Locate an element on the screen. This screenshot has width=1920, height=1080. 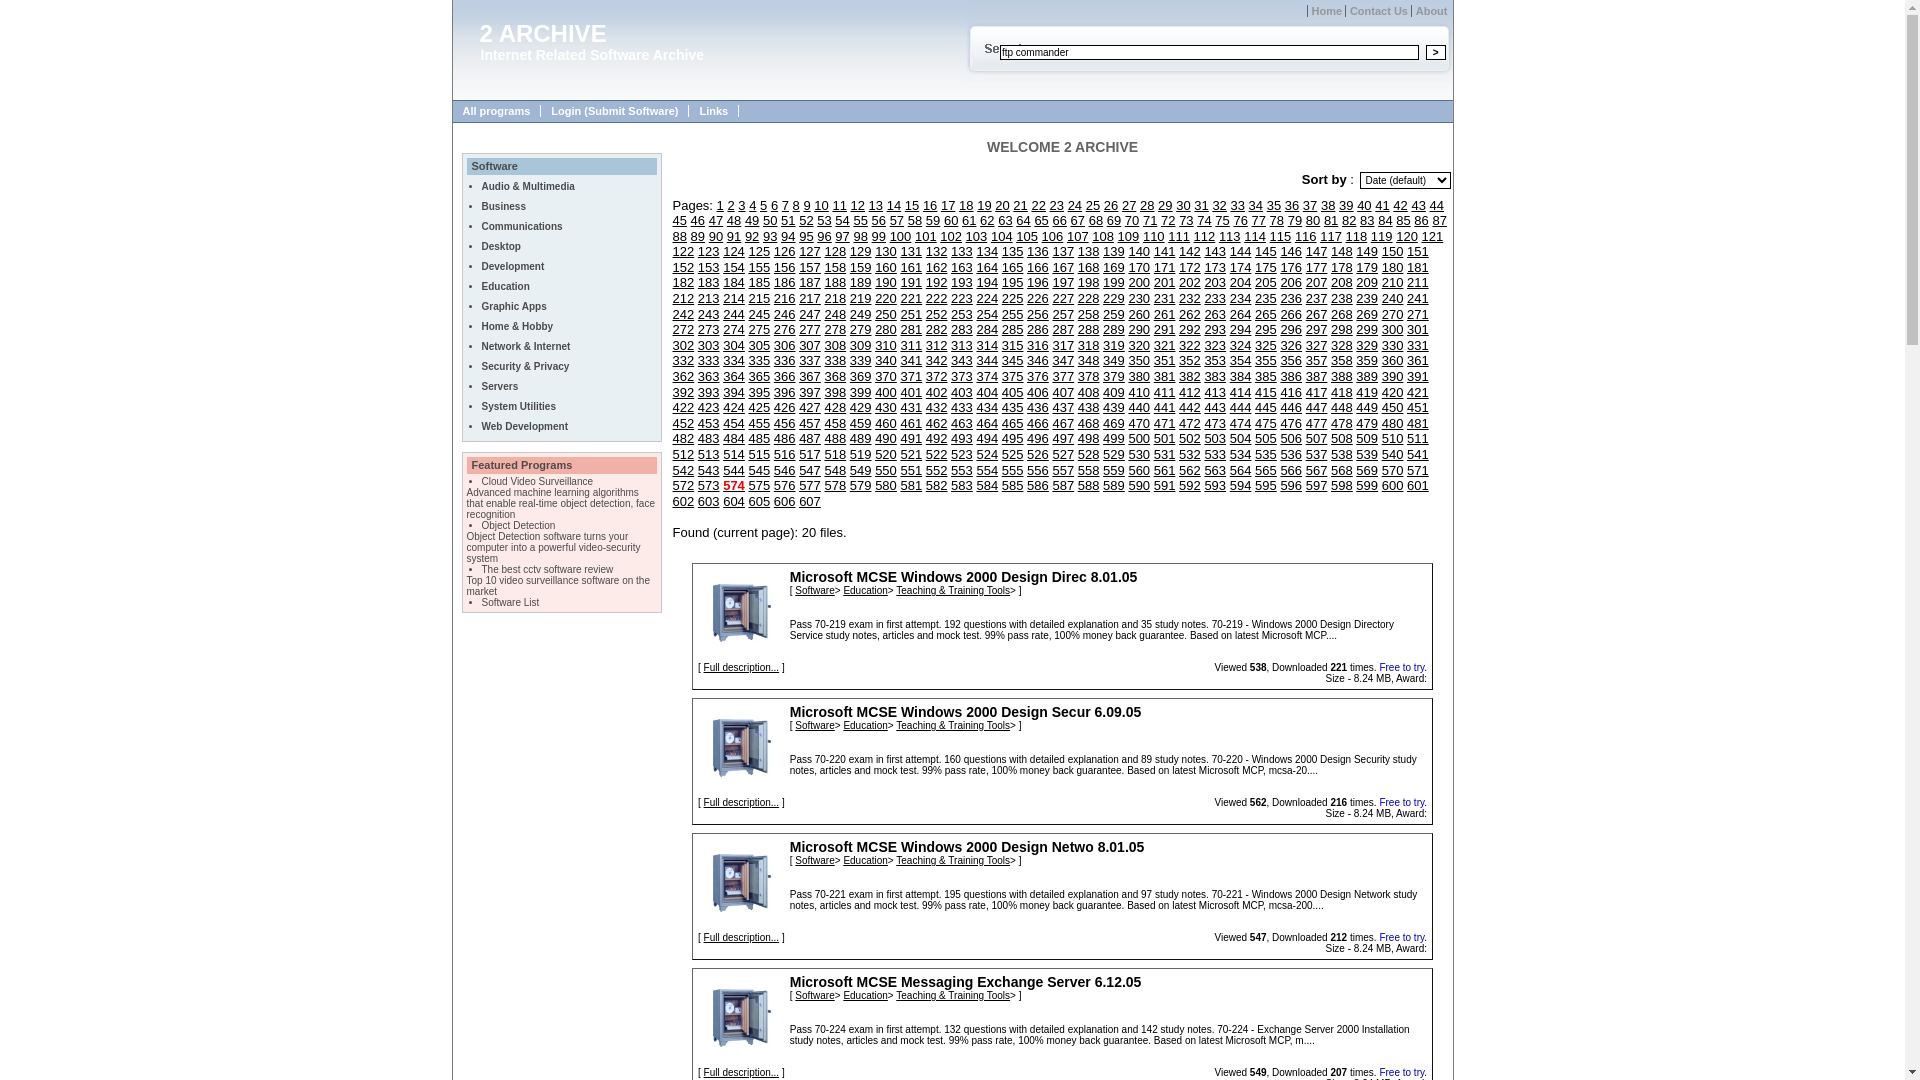
'26' is located at coordinates (1103, 205).